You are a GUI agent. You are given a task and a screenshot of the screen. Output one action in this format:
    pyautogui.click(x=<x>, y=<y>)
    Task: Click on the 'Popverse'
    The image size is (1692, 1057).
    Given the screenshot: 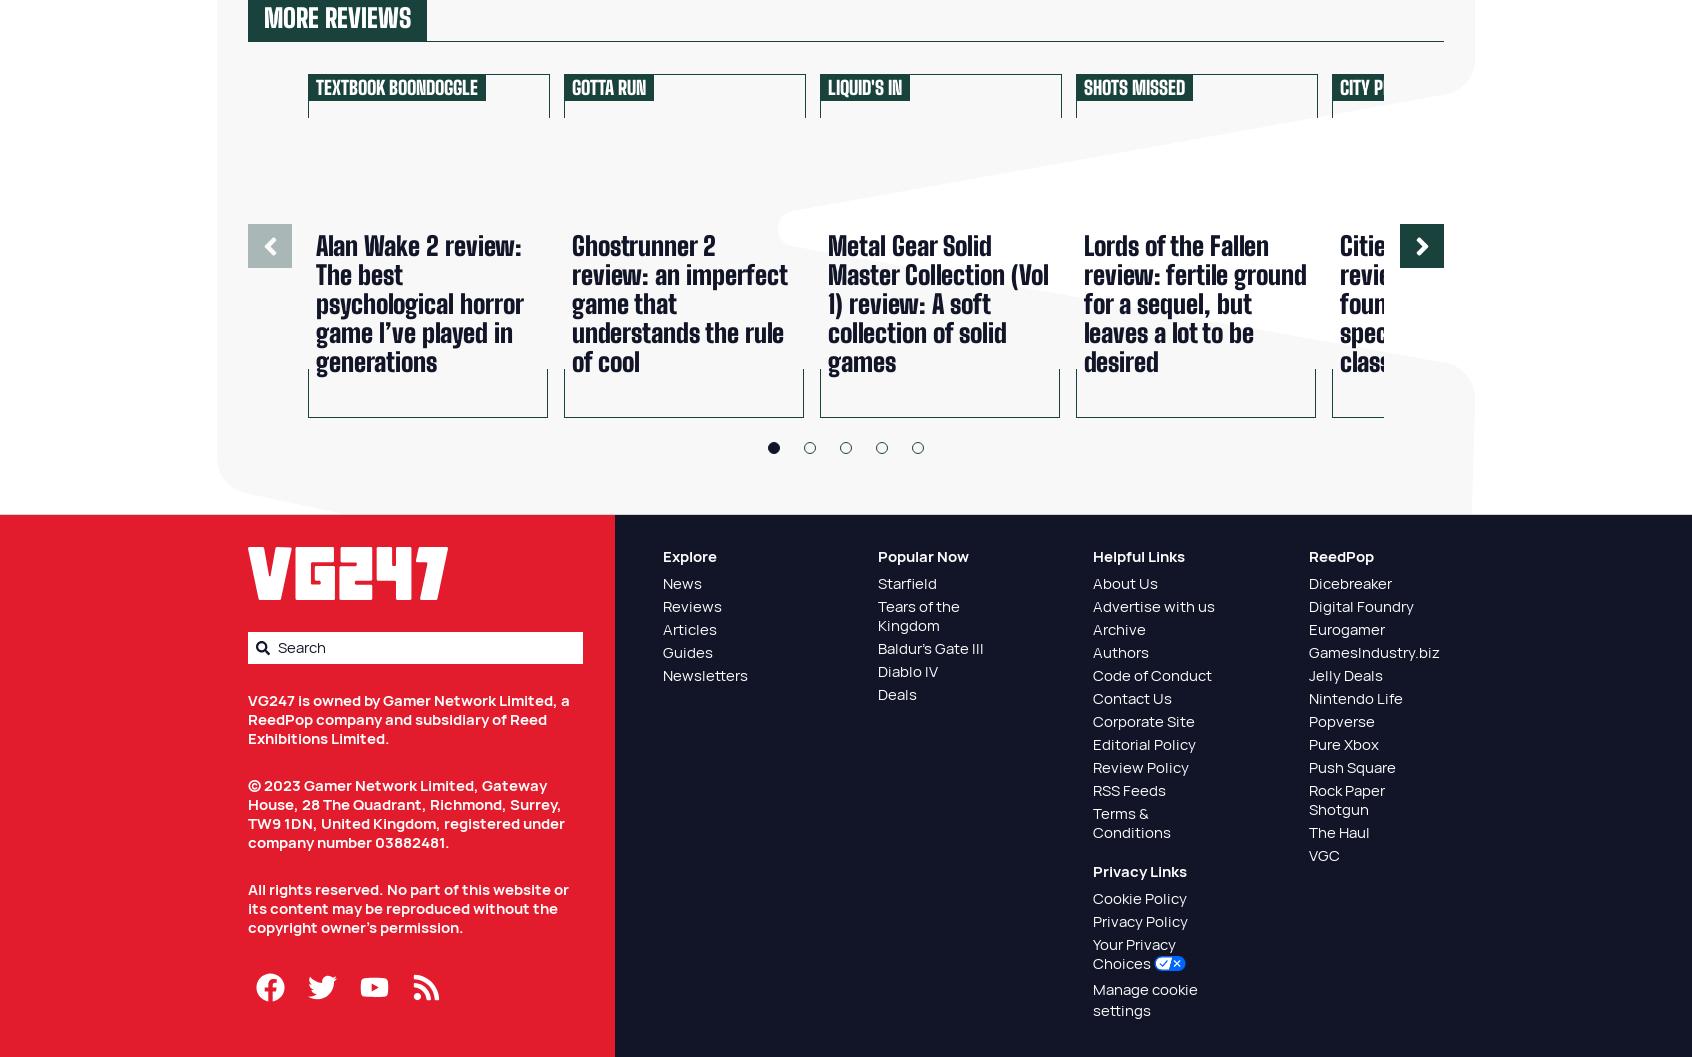 What is the action you would take?
    pyautogui.click(x=1306, y=720)
    